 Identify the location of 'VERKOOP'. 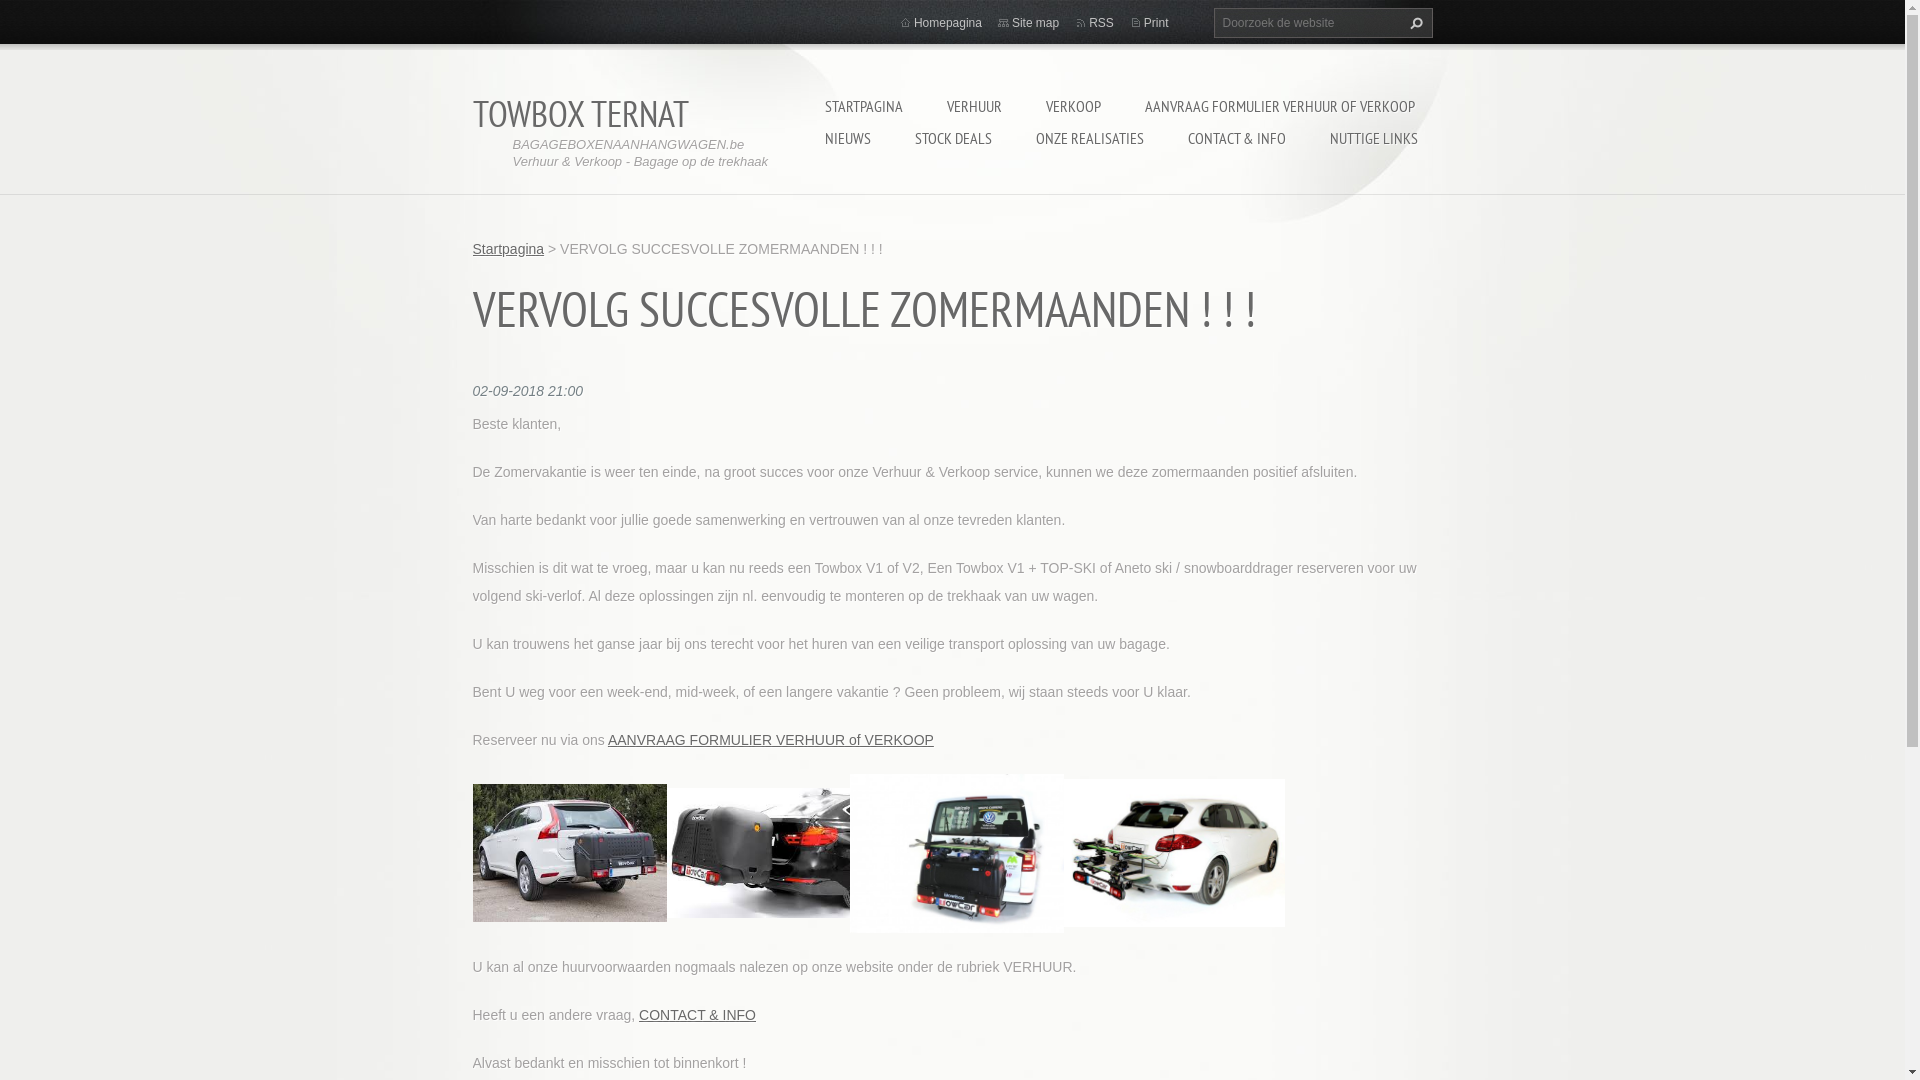
(1072, 105).